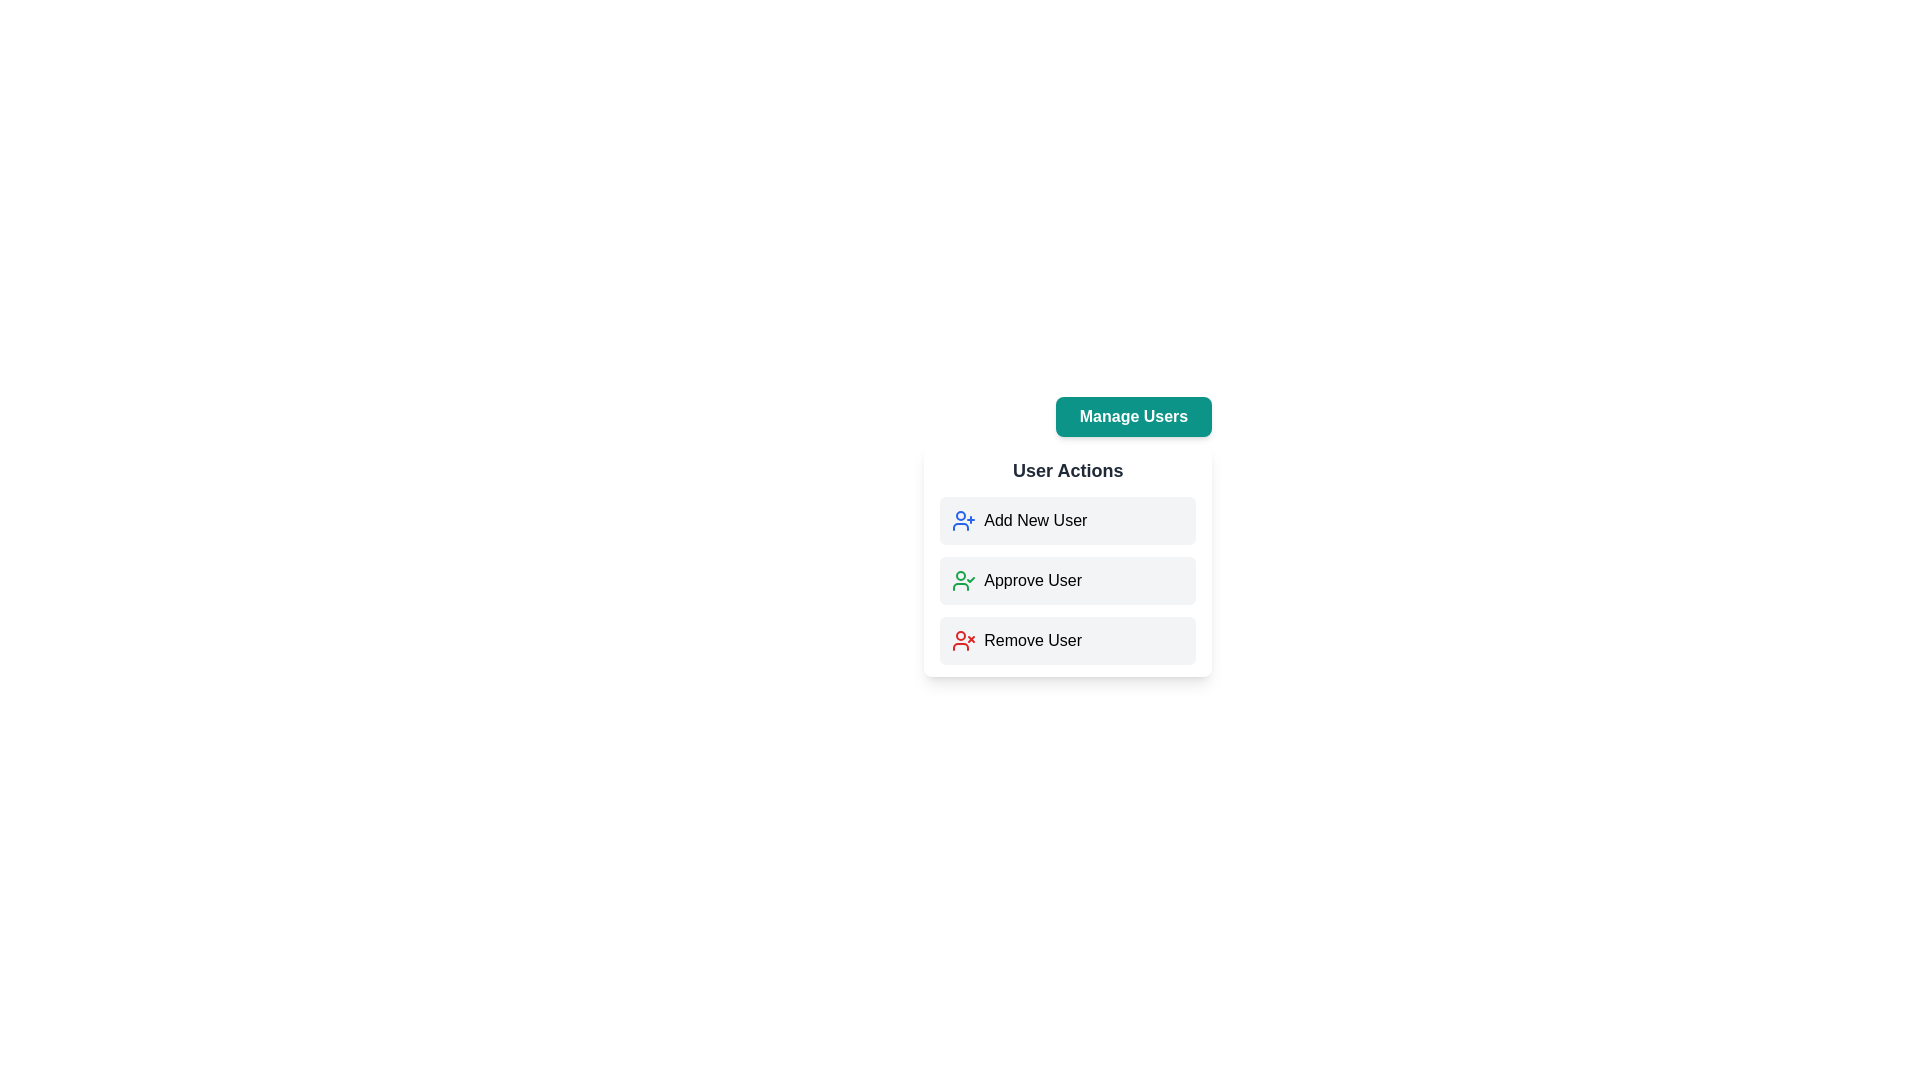 This screenshot has width=1920, height=1080. I want to click on text label 'Approve User' located in the second row of user actions, which is visually accompanied by a green icon to its left, so click(1033, 581).